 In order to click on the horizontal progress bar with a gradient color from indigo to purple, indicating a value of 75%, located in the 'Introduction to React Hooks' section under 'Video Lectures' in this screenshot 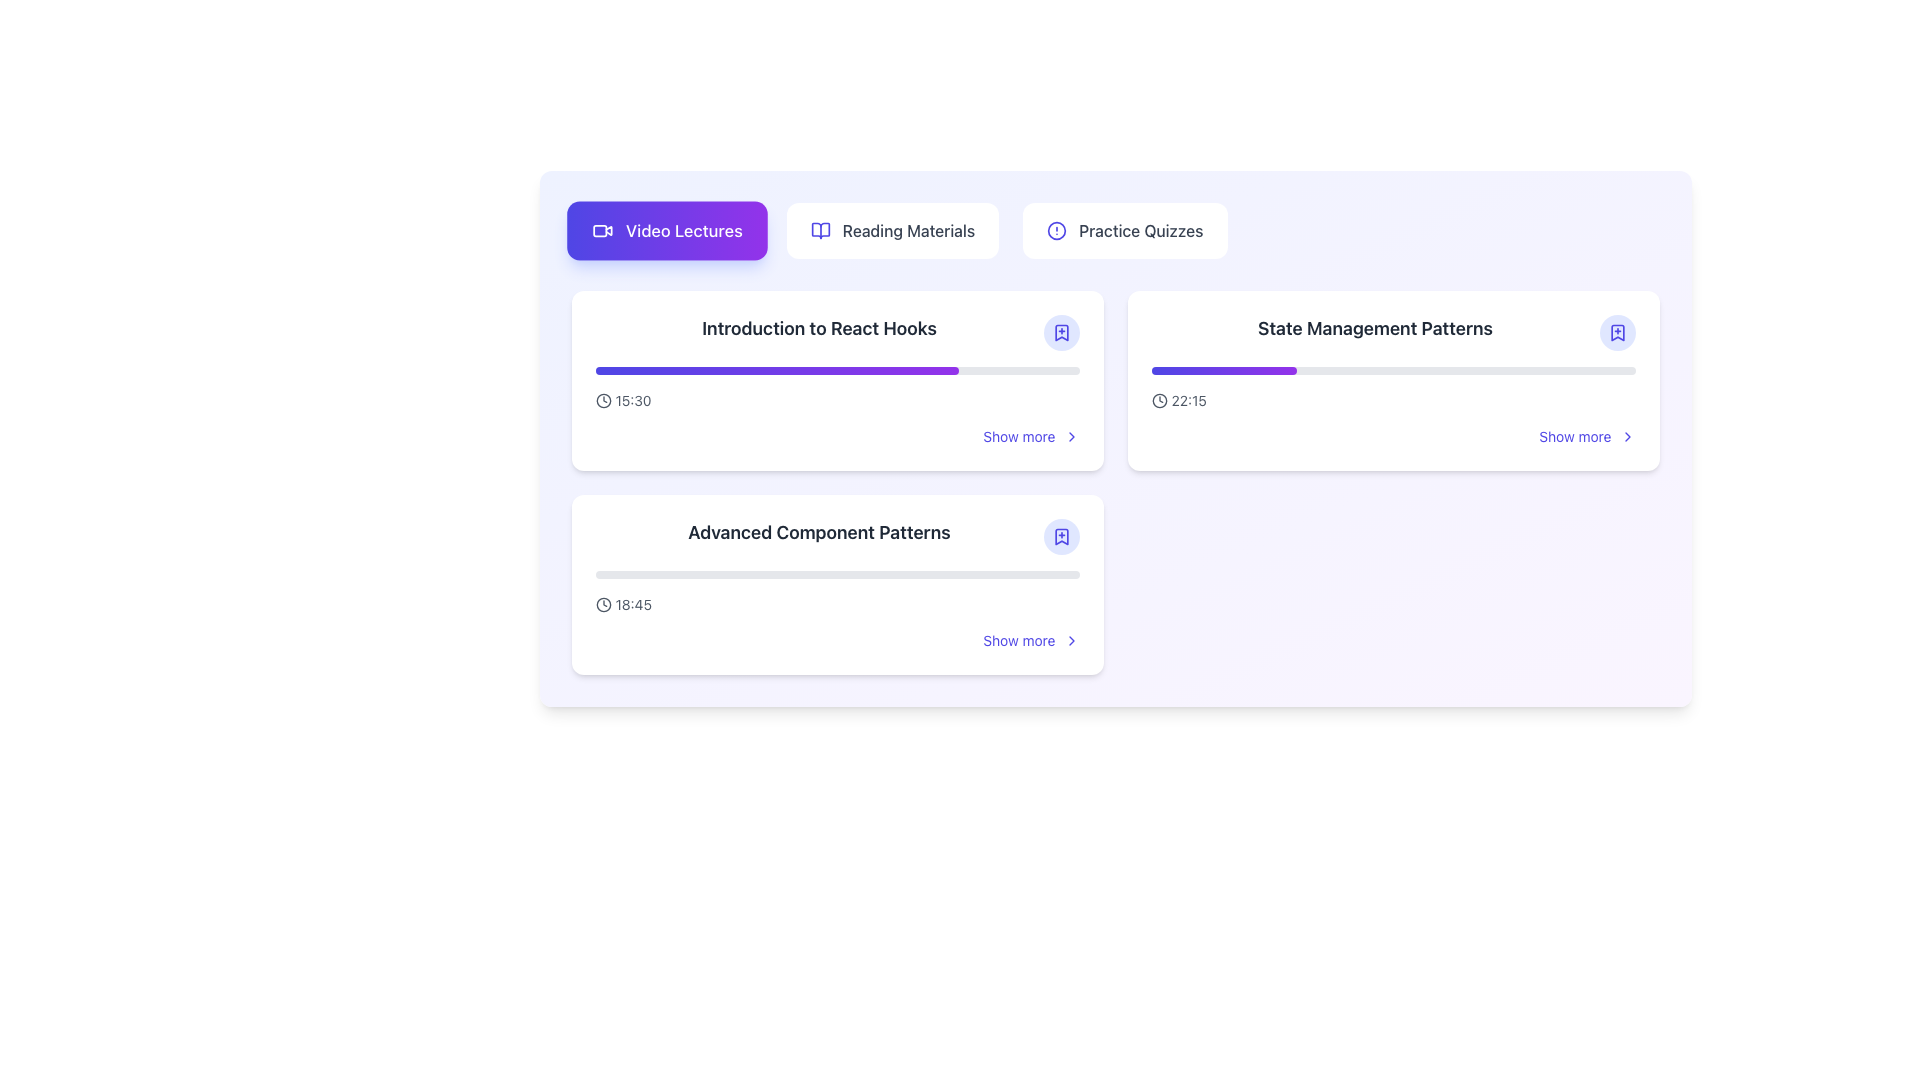, I will do `click(837, 370)`.